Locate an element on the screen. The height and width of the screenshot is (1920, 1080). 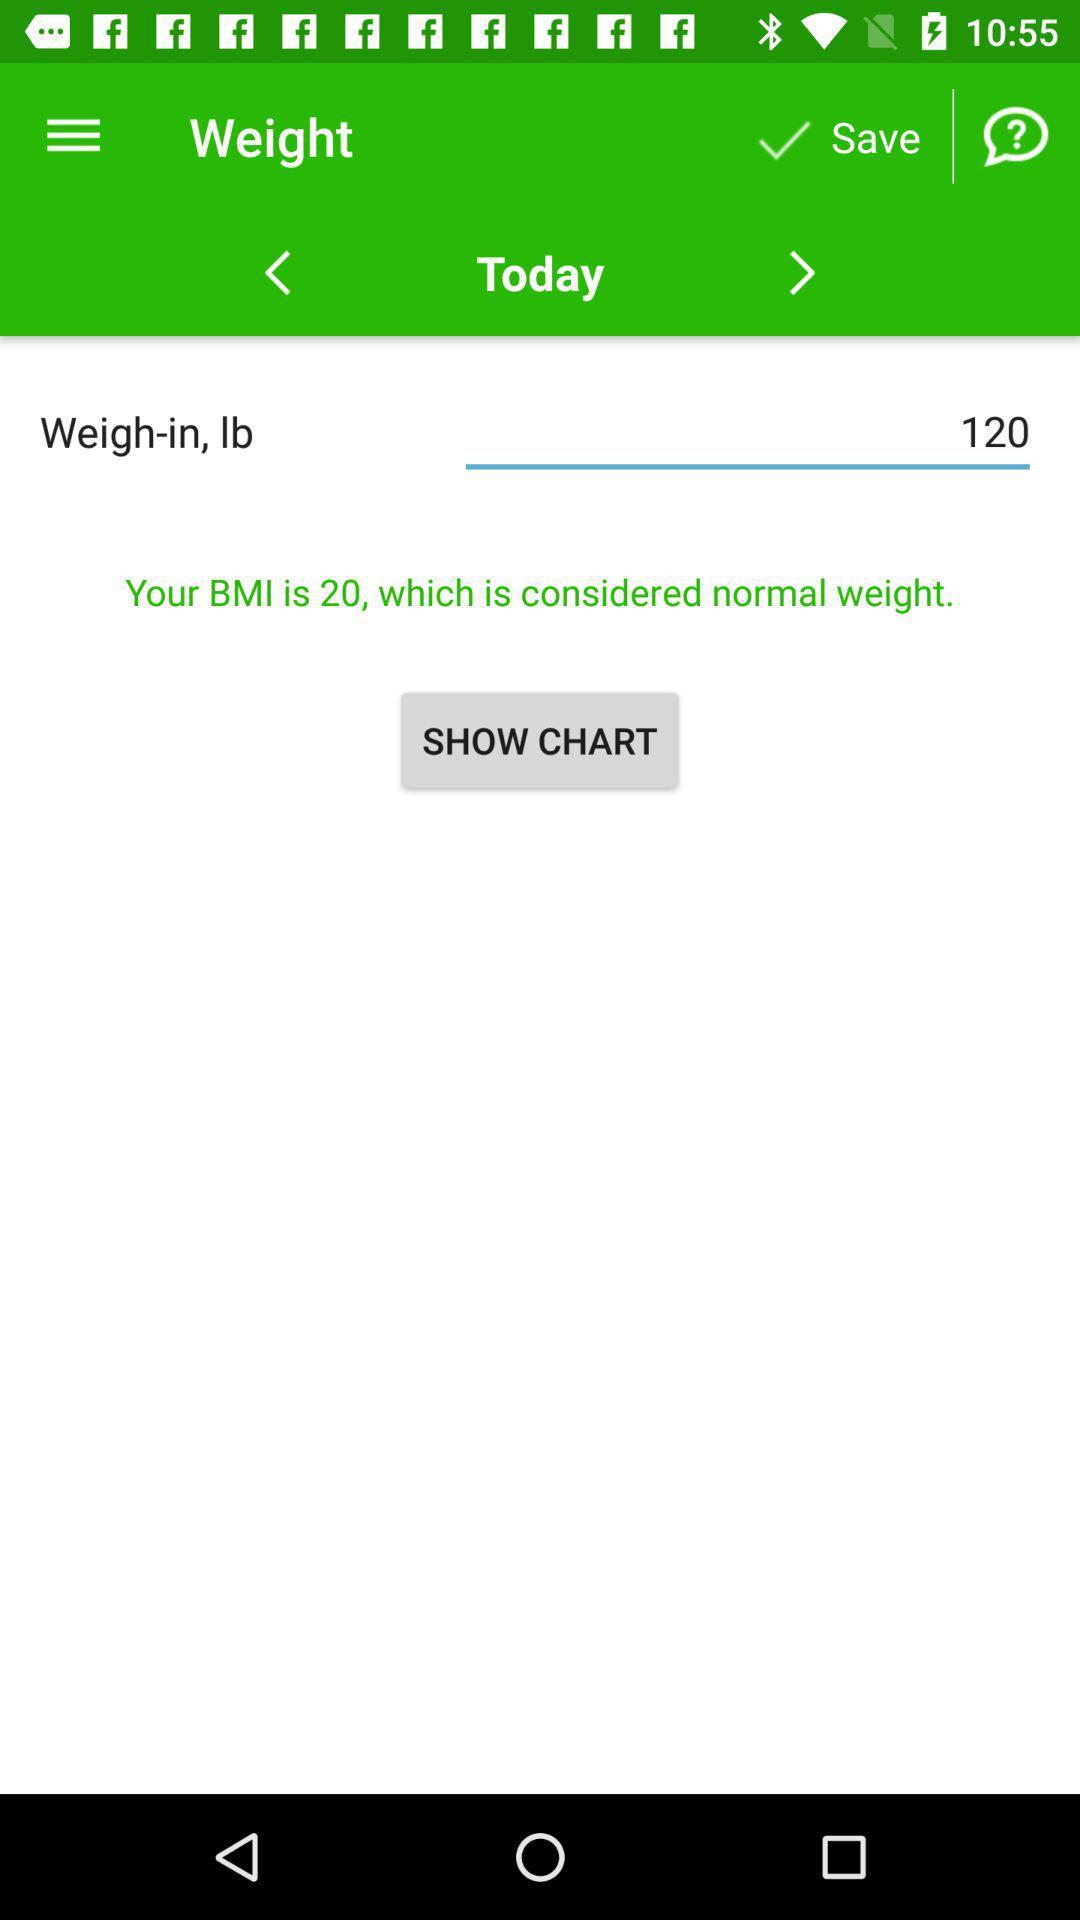
the icon above your bmi is icon is located at coordinates (747, 430).